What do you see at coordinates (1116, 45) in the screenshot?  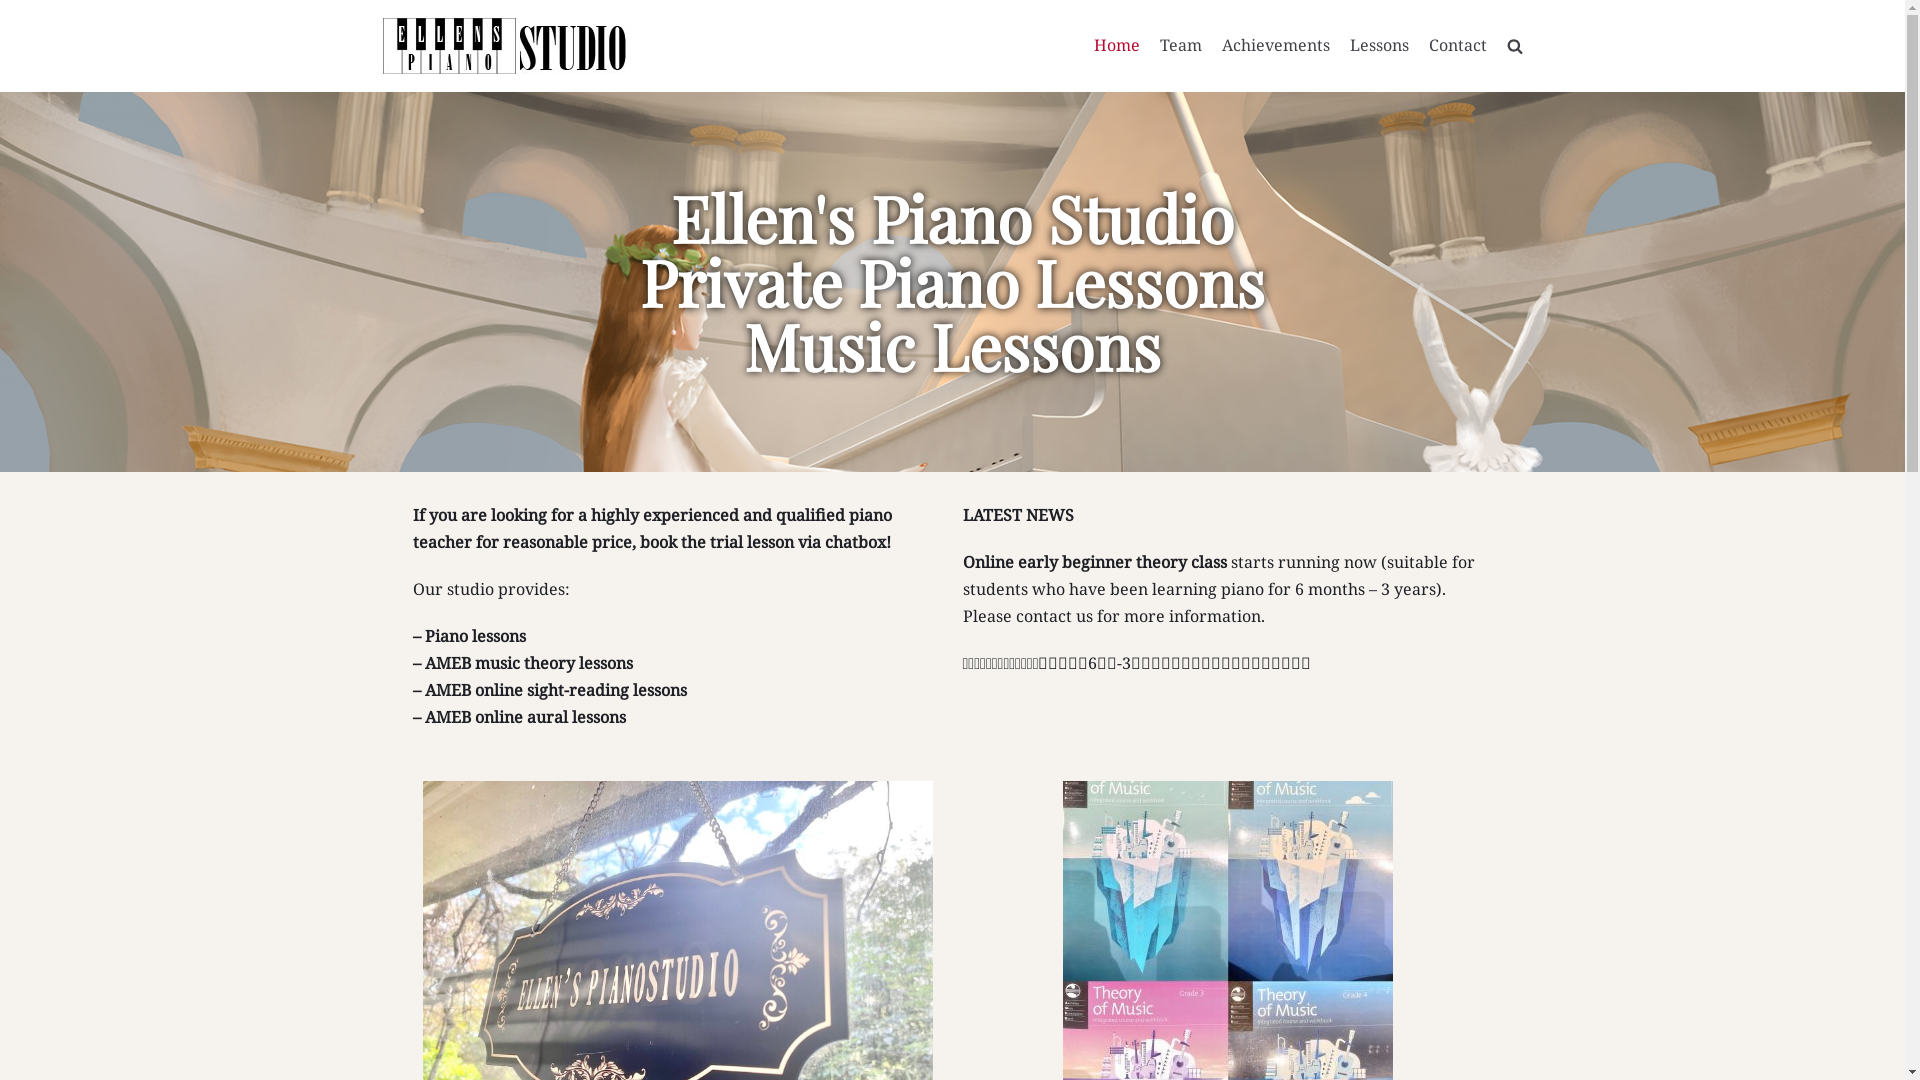 I see `'Home'` at bounding box center [1116, 45].